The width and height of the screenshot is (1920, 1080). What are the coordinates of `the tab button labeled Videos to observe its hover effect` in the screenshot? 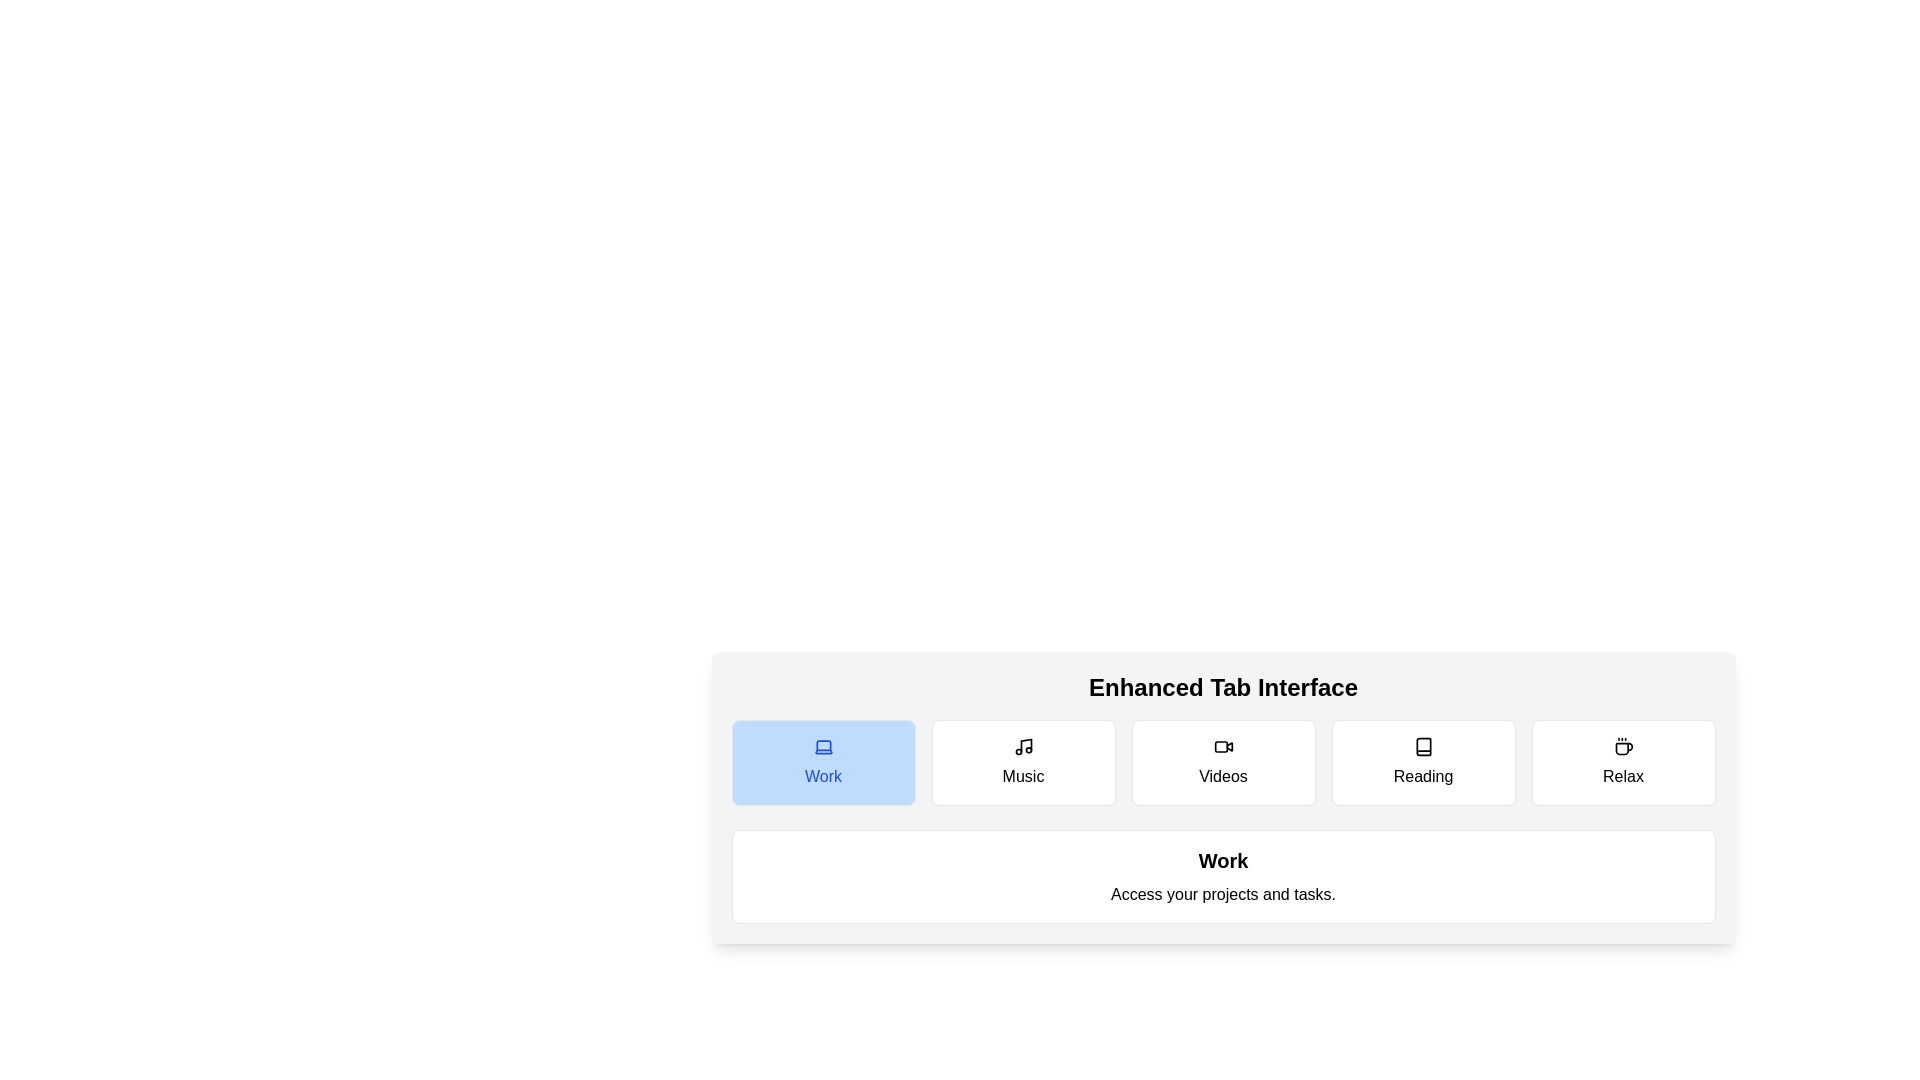 It's located at (1222, 763).